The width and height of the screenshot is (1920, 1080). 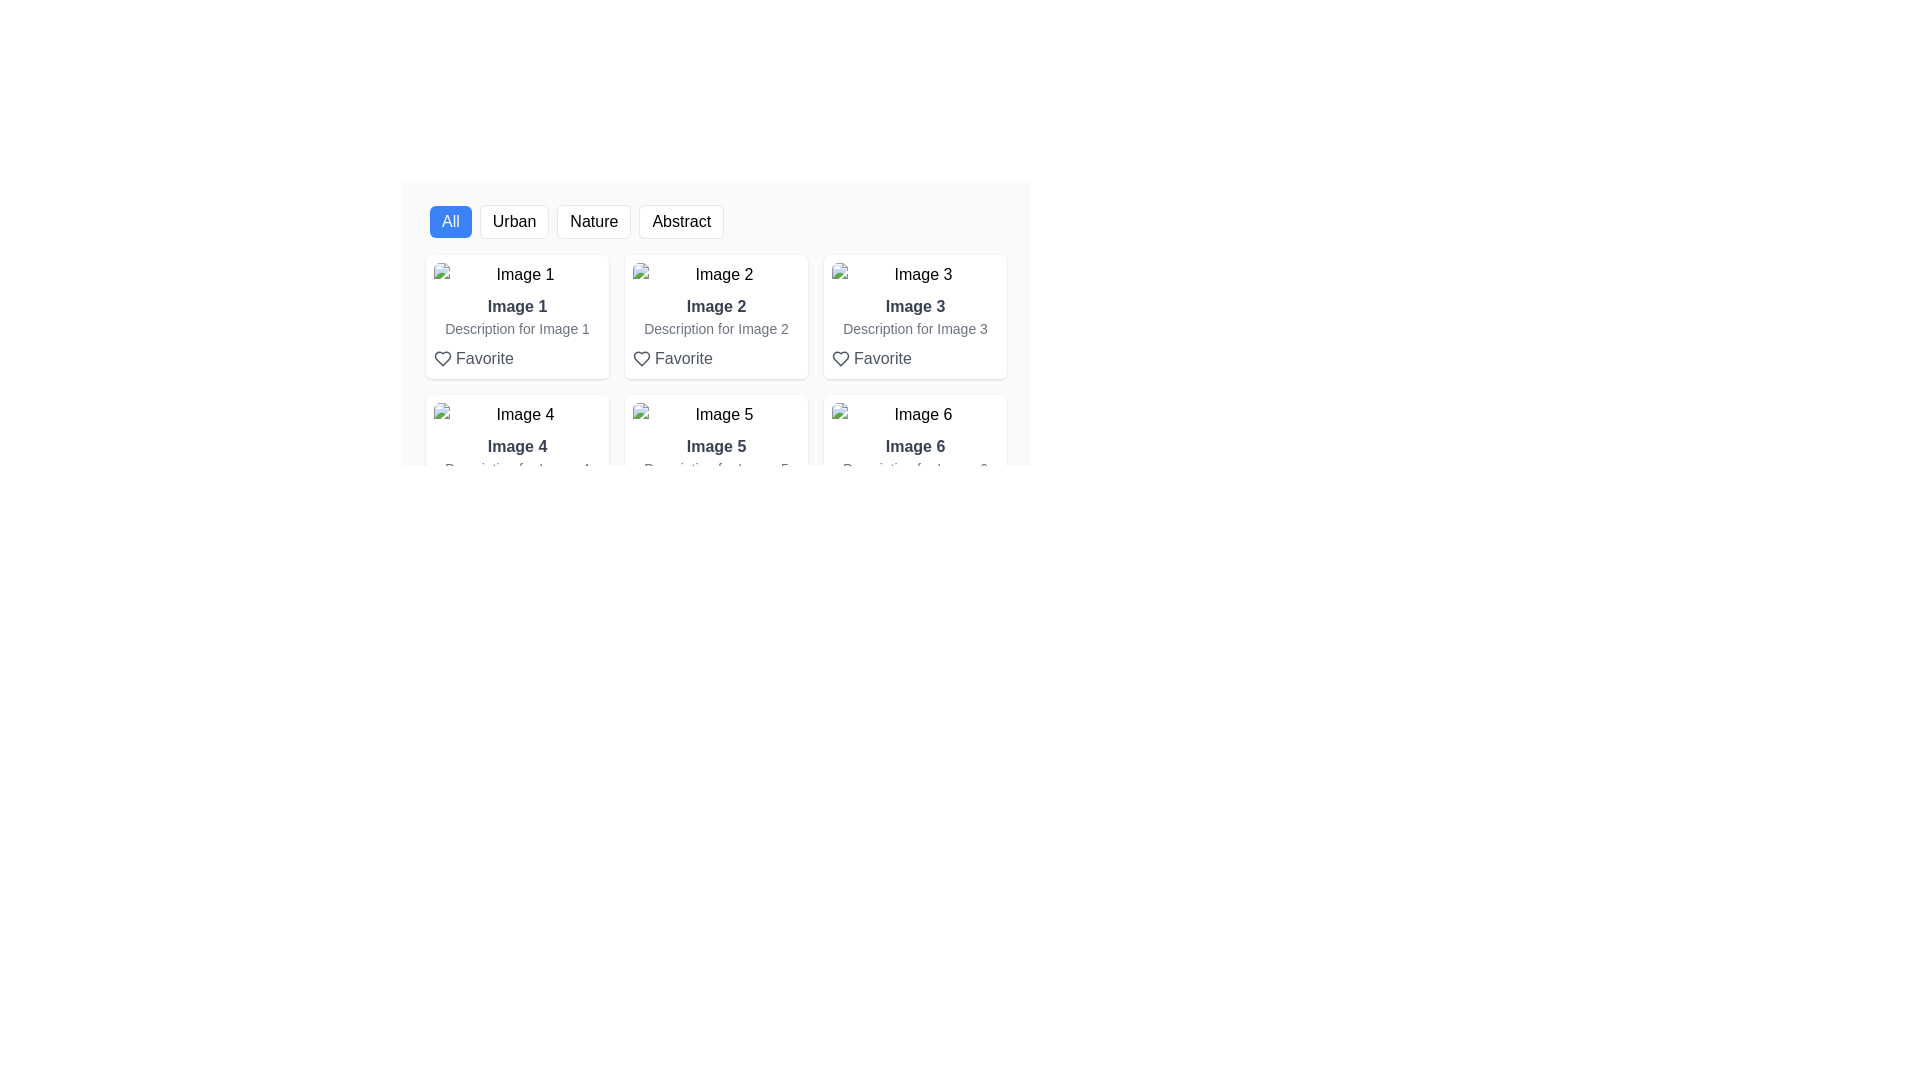 I want to click on text displayed in the label titled 'Image 4', which is styled in bold gray font and positioned above the description text in the fourth tile of the grid layout, so click(x=517, y=446).